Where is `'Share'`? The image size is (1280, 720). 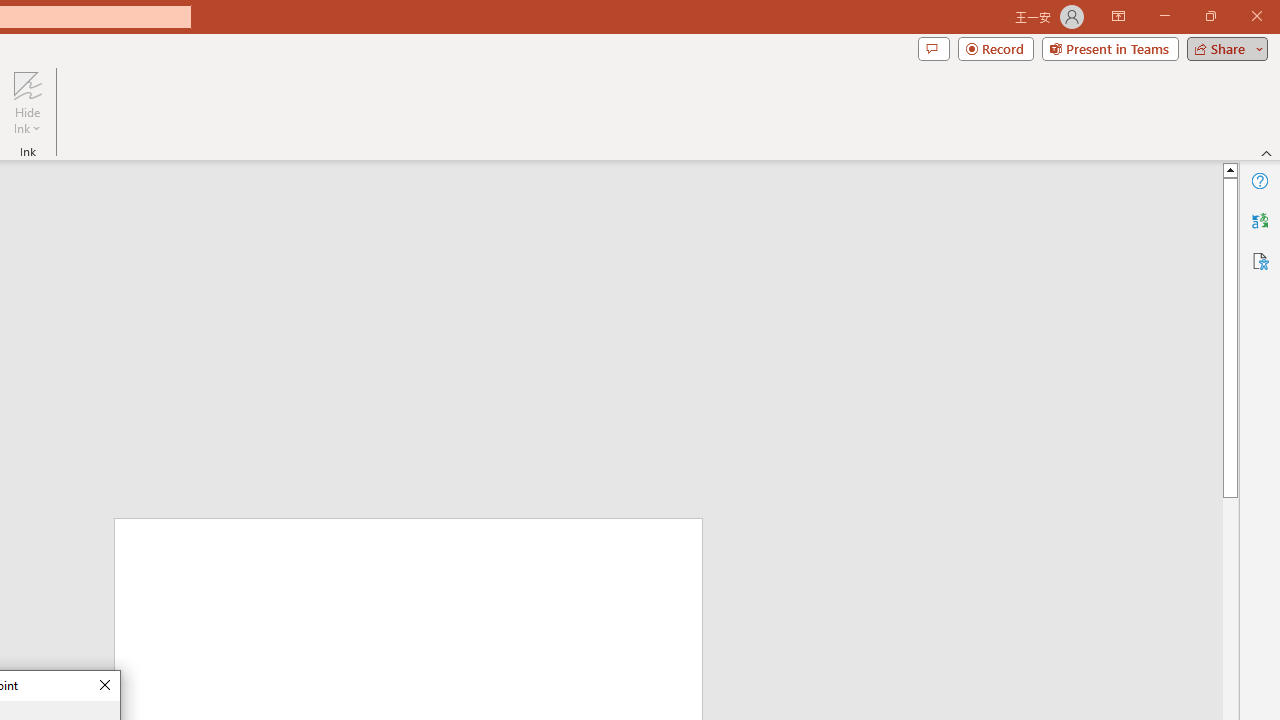 'Share' is located at coordinates (1222, 47).